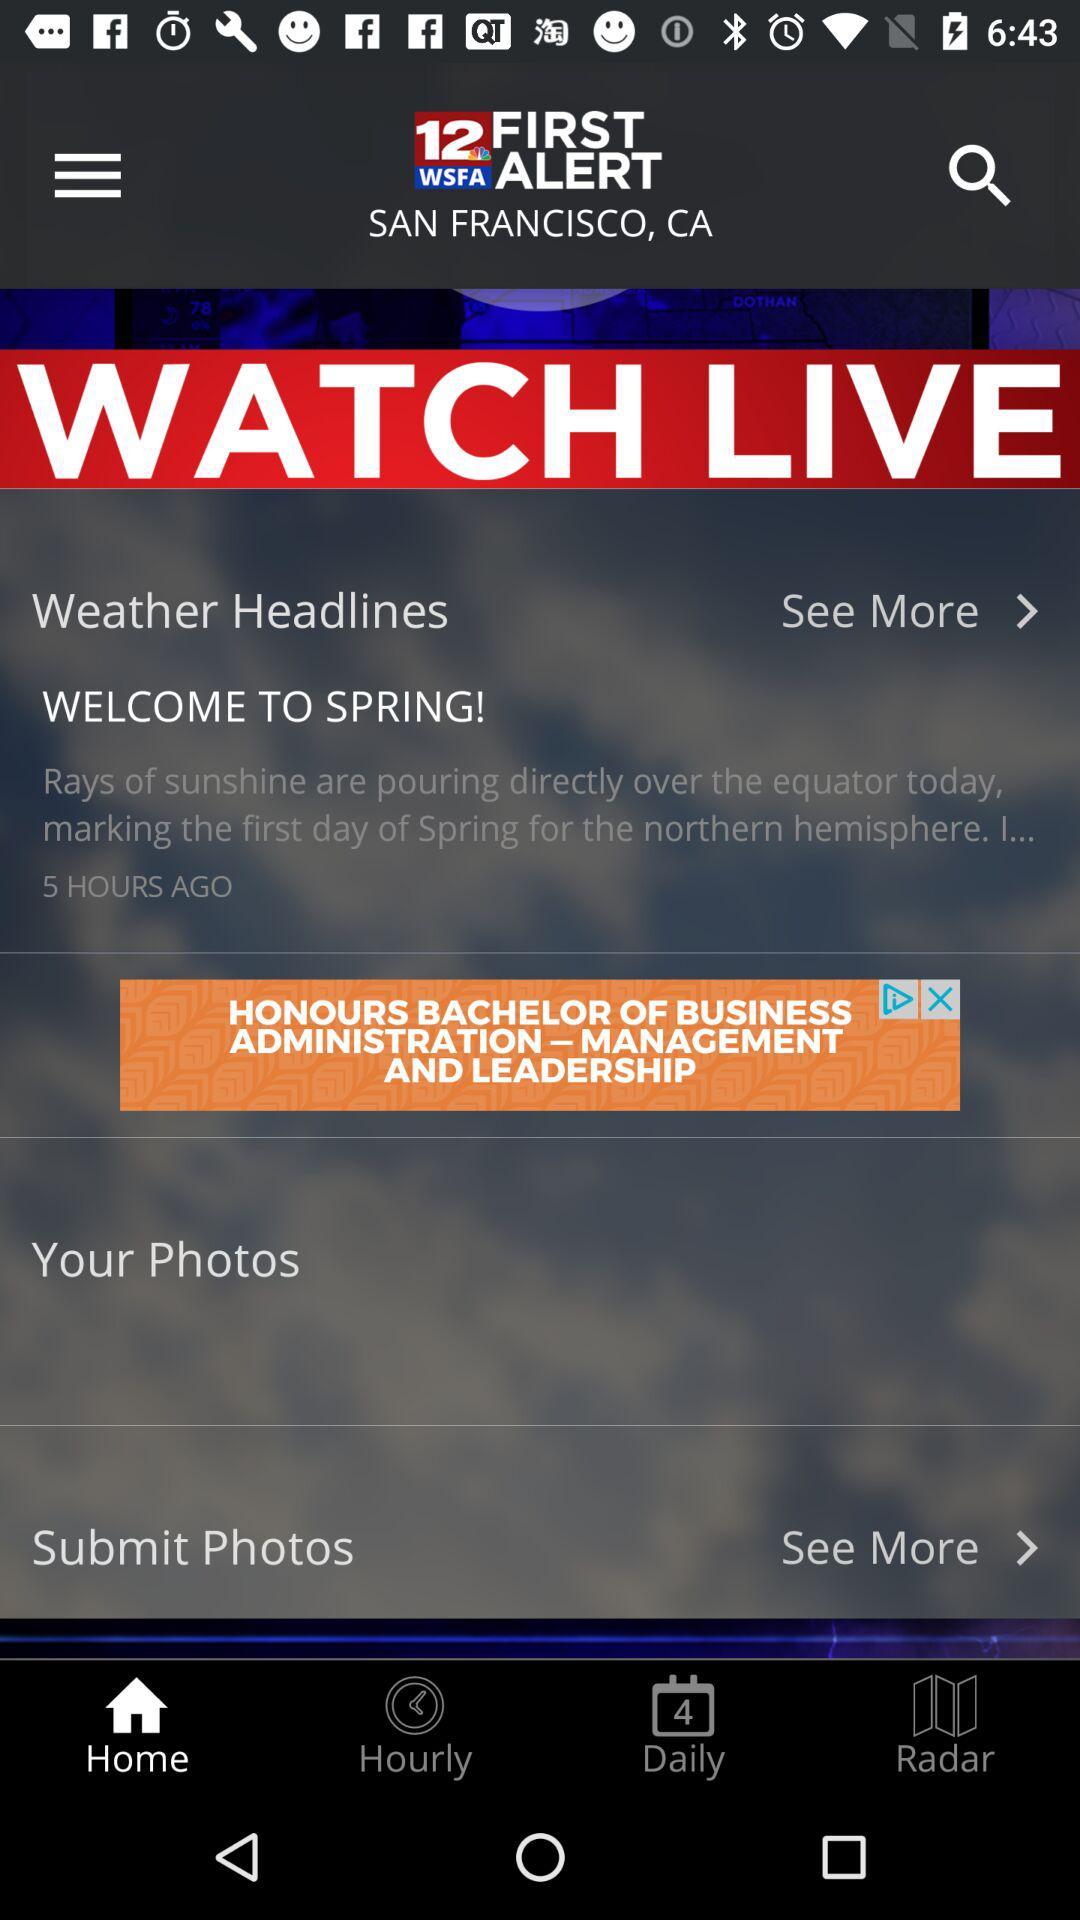 Image resolution: width=1080 pixels, height=1920 pixels. Describe the element at coordinates (682, 1726) in the screenshot. I see `the daily radio button` at that location.